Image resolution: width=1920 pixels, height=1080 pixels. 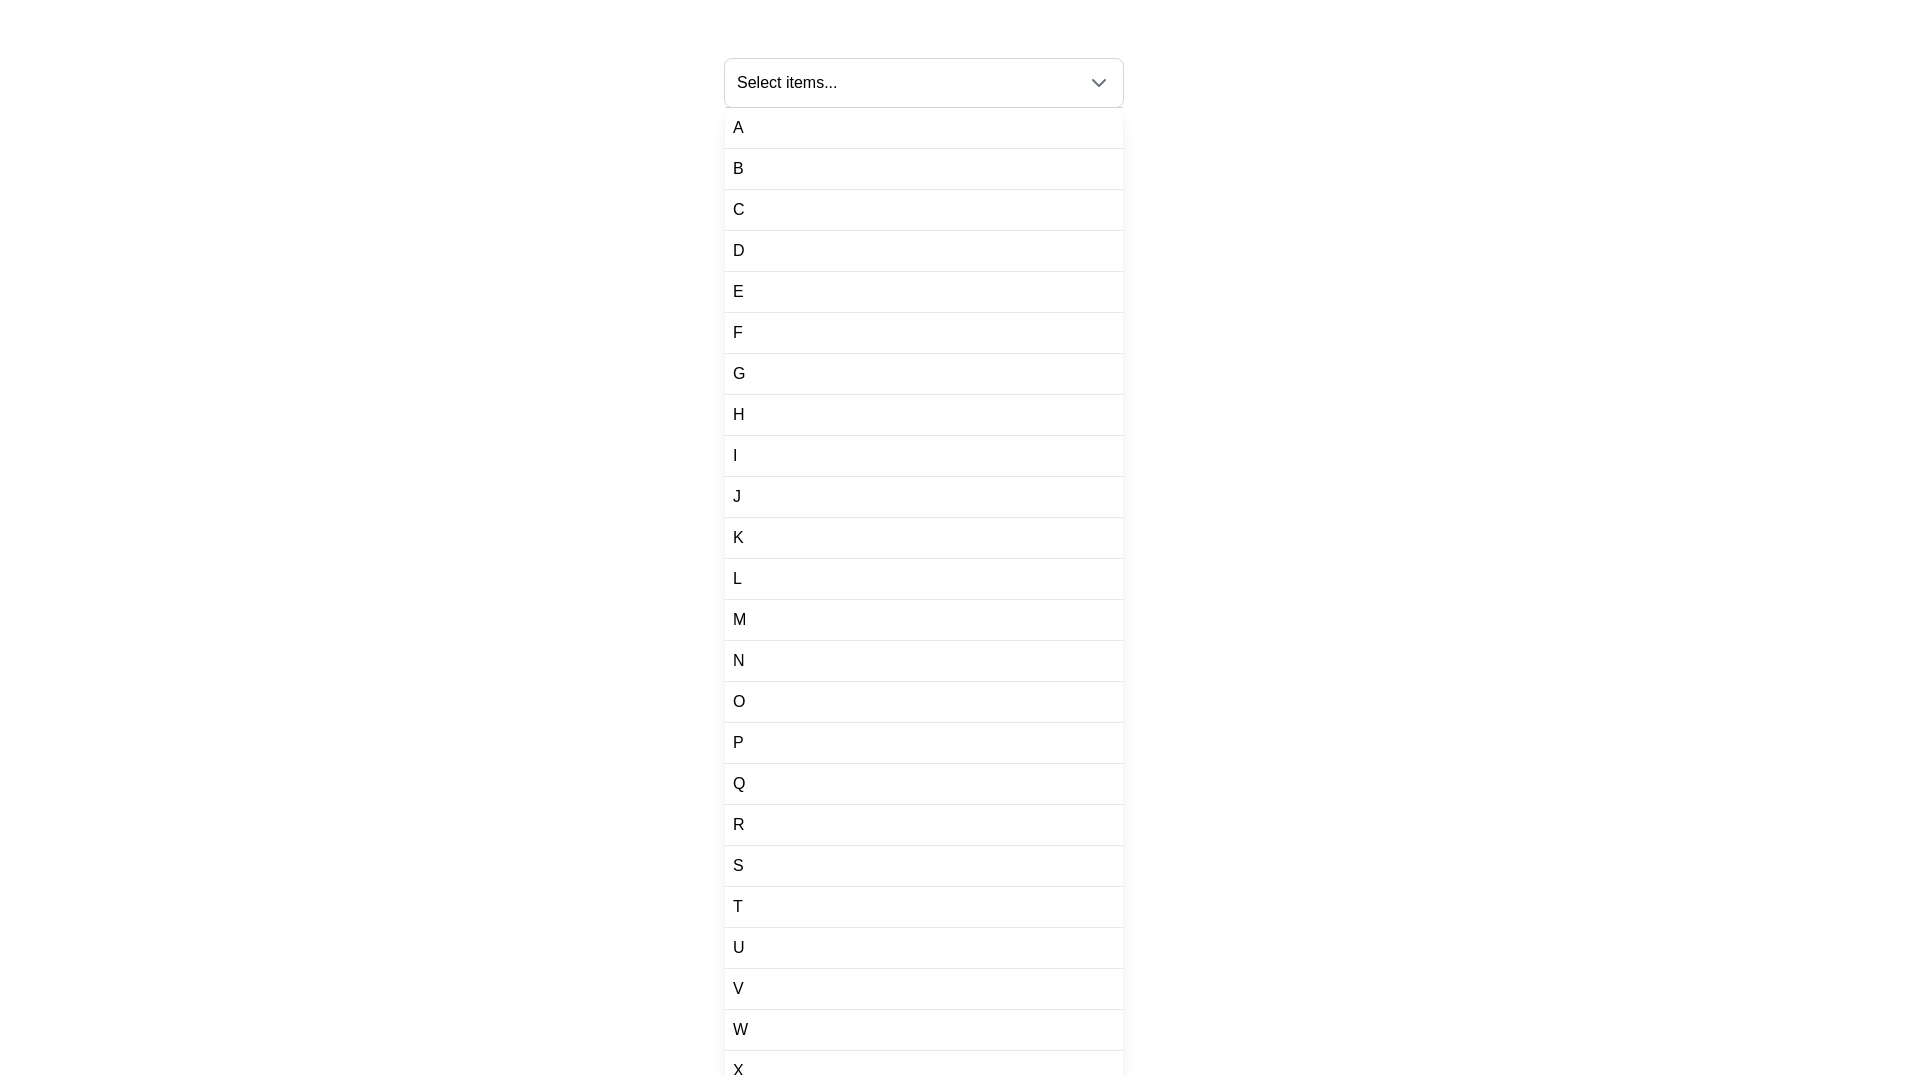 I want to click on the dropdown menu item displaying the letter 'W' to emphasize the option, so click(x=739, y=1029).